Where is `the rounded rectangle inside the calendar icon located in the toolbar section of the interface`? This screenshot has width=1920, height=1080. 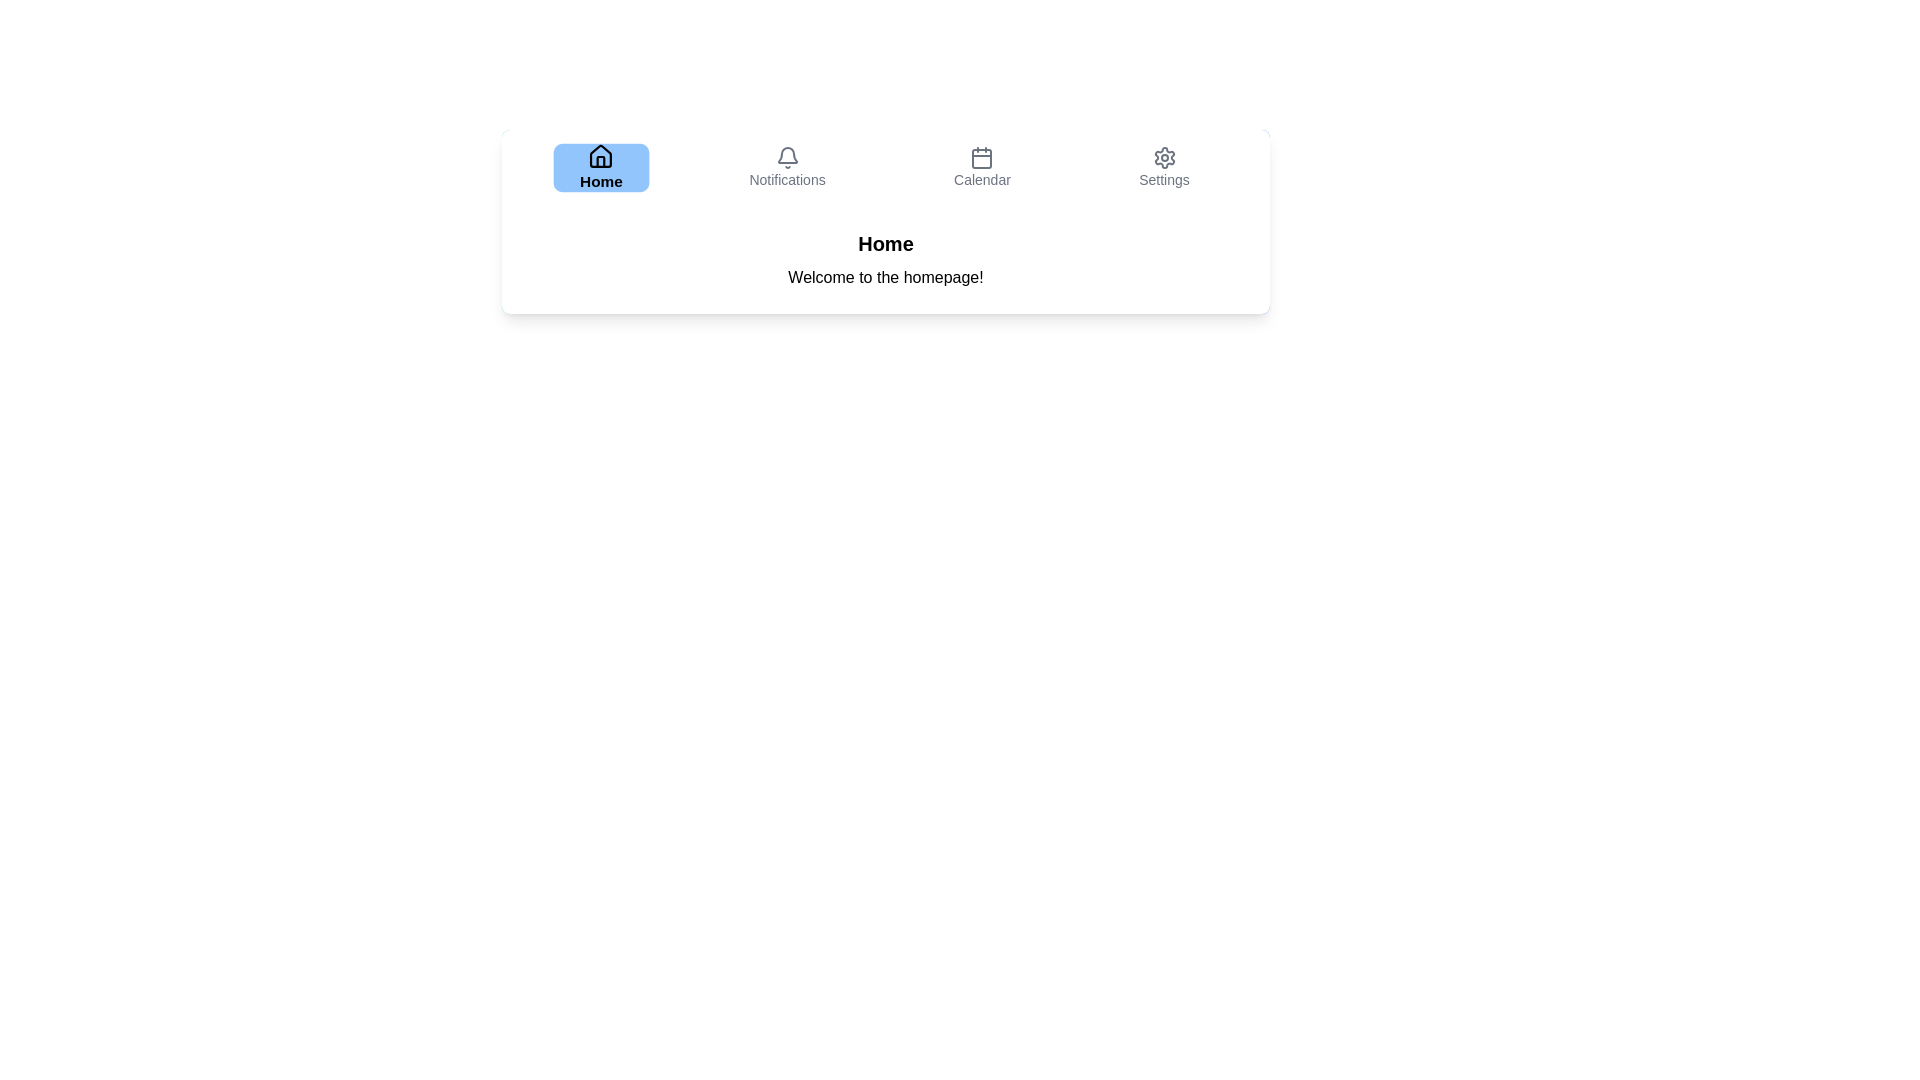
the rounded rectangle inside the calendar icon located in the toolbar section of the interface is located at coordinates (982, 157).